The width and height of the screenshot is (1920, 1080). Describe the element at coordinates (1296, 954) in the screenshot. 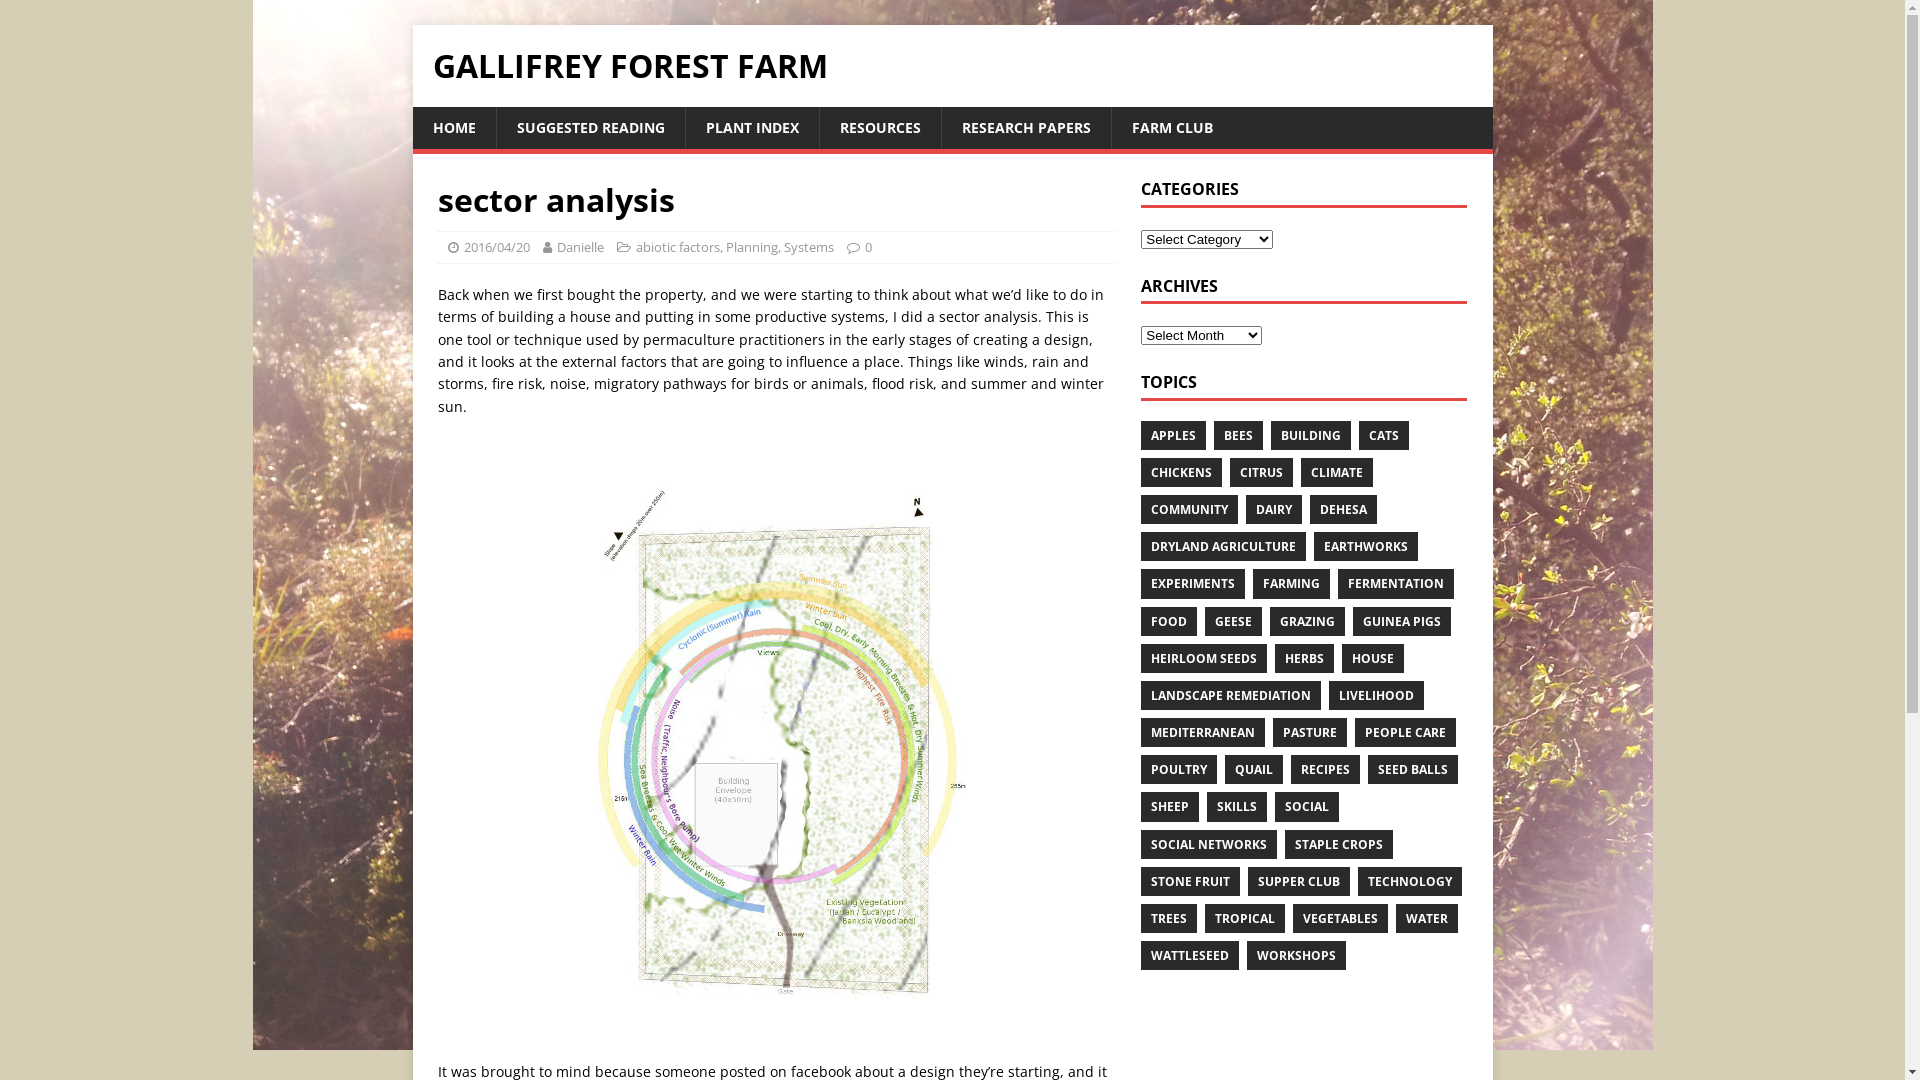

I see `'WORKSHOPS'` at that location.